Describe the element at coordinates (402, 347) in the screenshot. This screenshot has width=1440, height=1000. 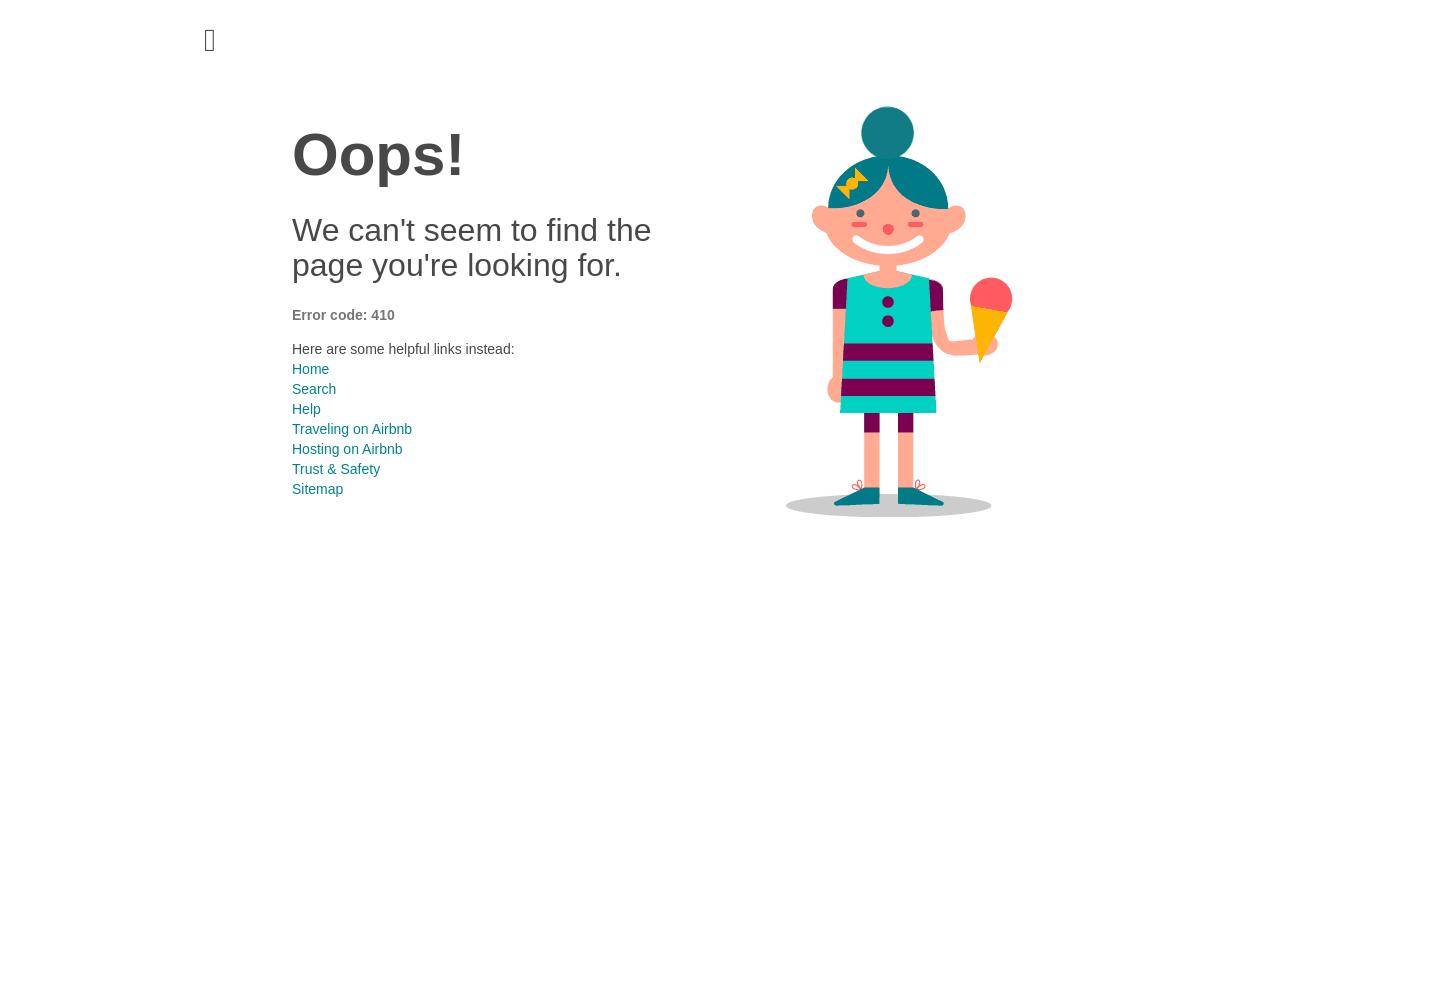
I see `'Here are some helpful links instead:'` at that location.